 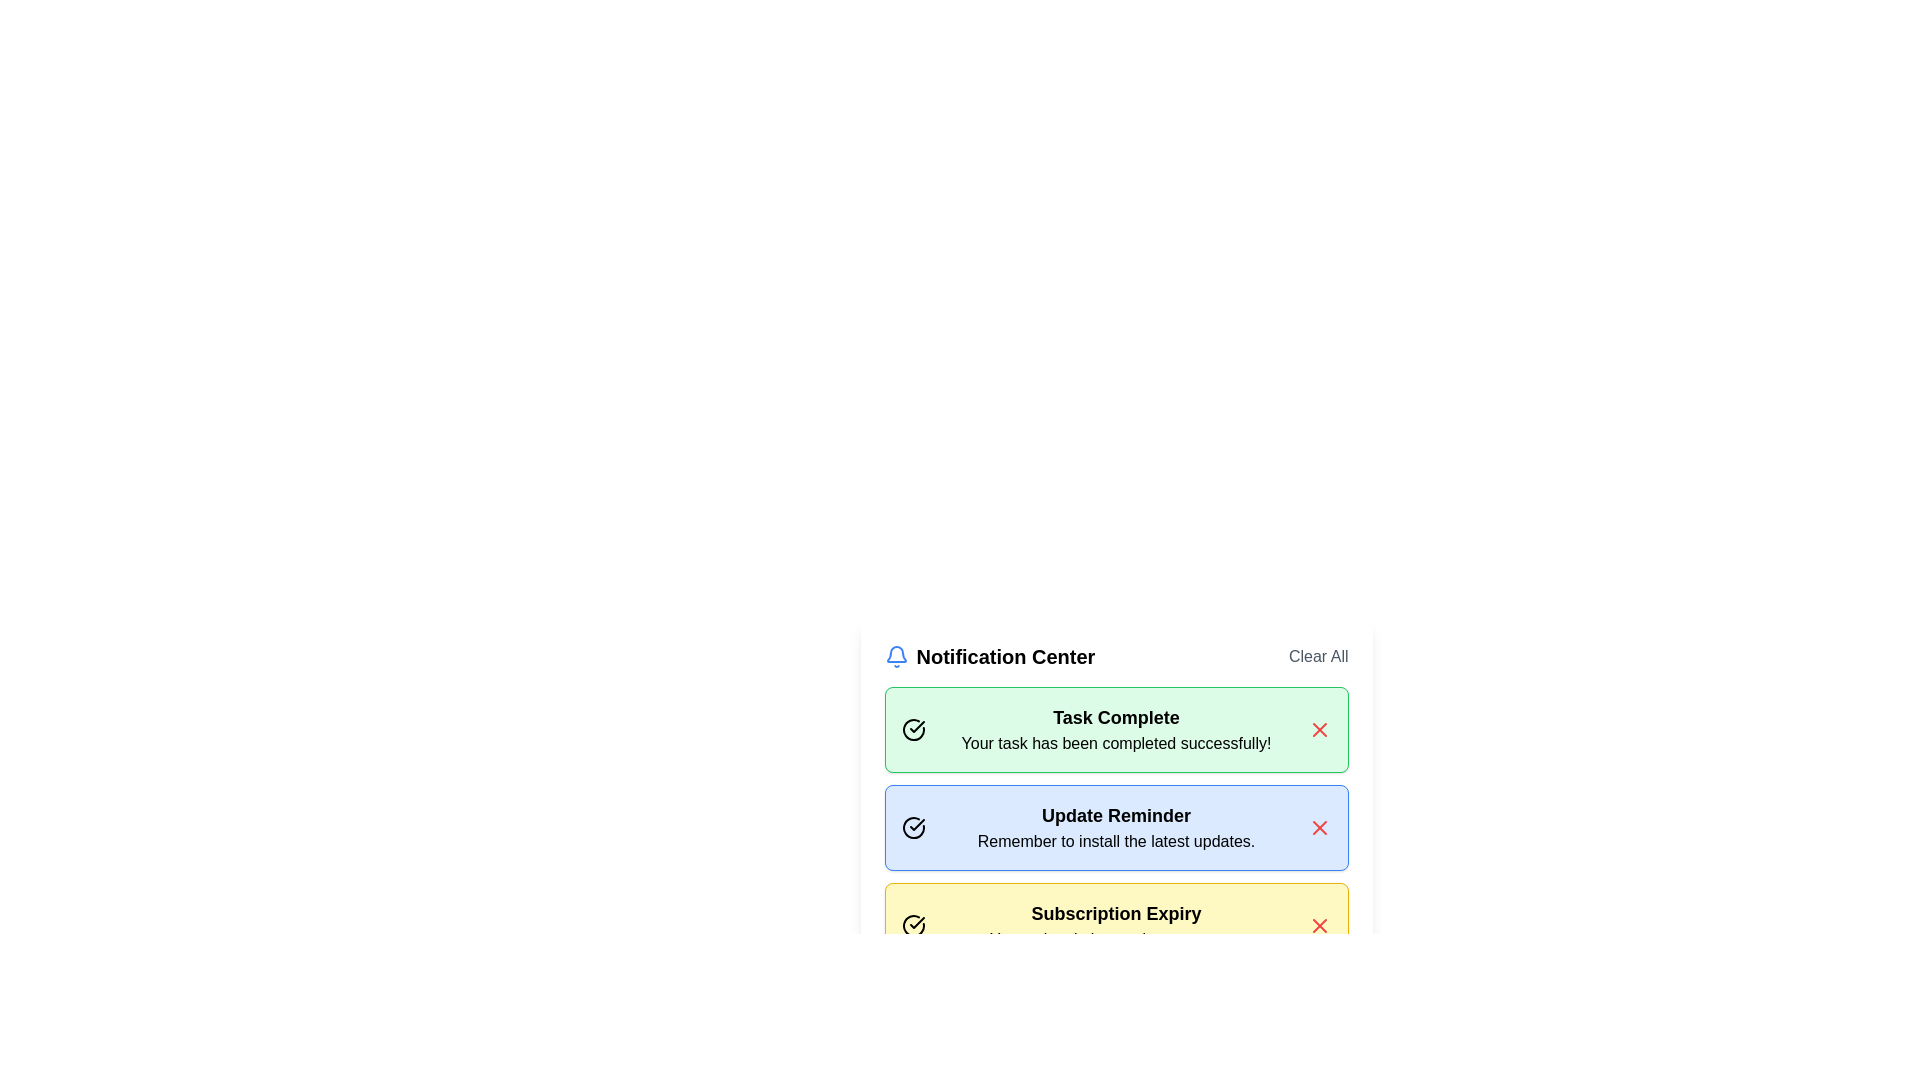 I want to click on the second notification card in the Notification Center, so click(x=1115, y=805).